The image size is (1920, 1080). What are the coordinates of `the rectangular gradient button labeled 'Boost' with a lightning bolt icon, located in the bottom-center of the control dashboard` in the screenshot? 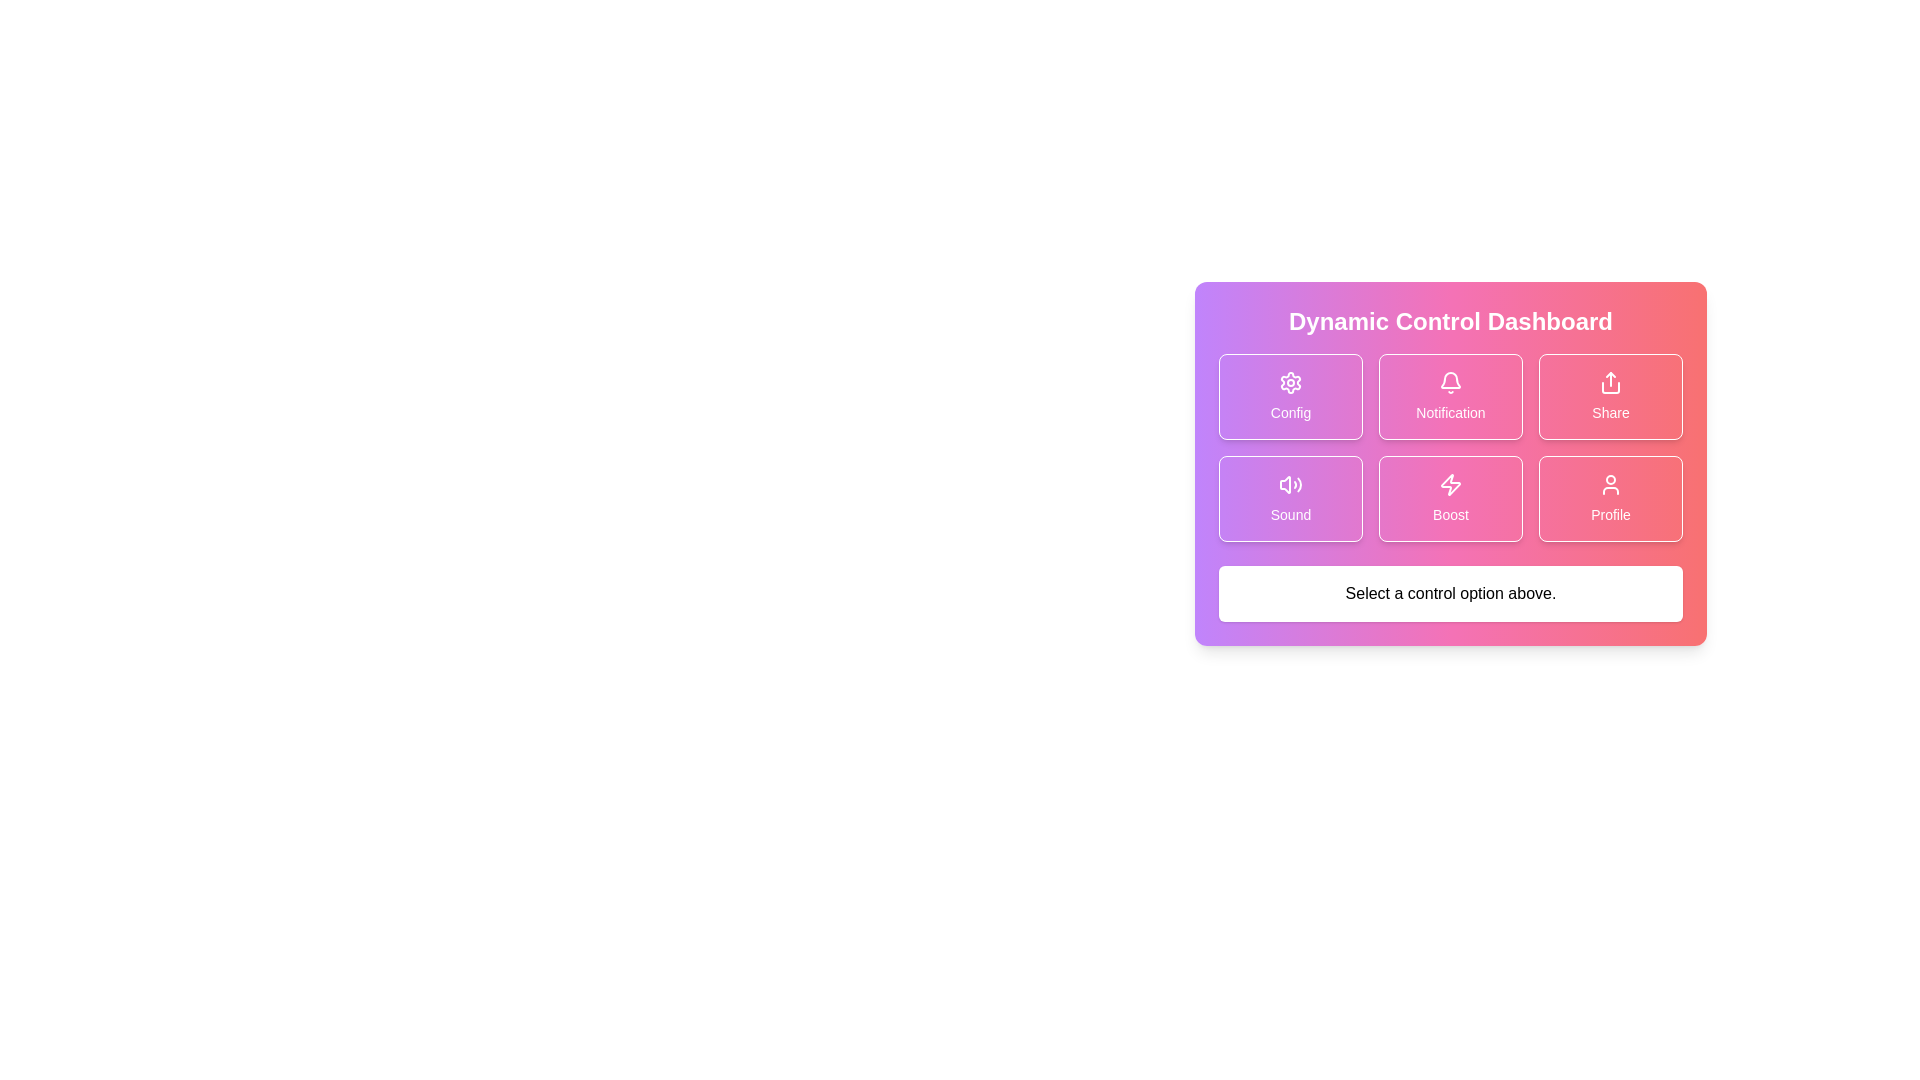 It's located at (1450, 497).